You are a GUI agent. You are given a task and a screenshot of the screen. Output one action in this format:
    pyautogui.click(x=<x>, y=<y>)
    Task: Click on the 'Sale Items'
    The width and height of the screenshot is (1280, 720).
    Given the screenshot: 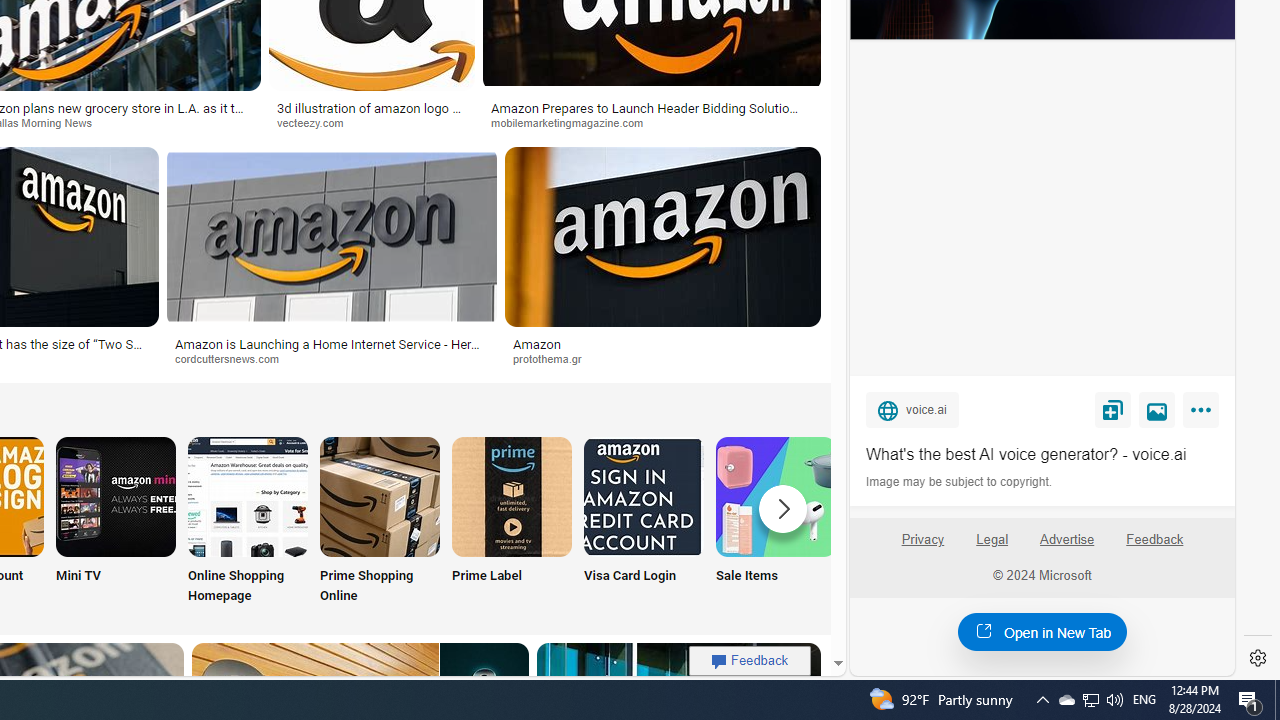 What is the action you would take?
    pyautogui.click(x=774, y=521)
    